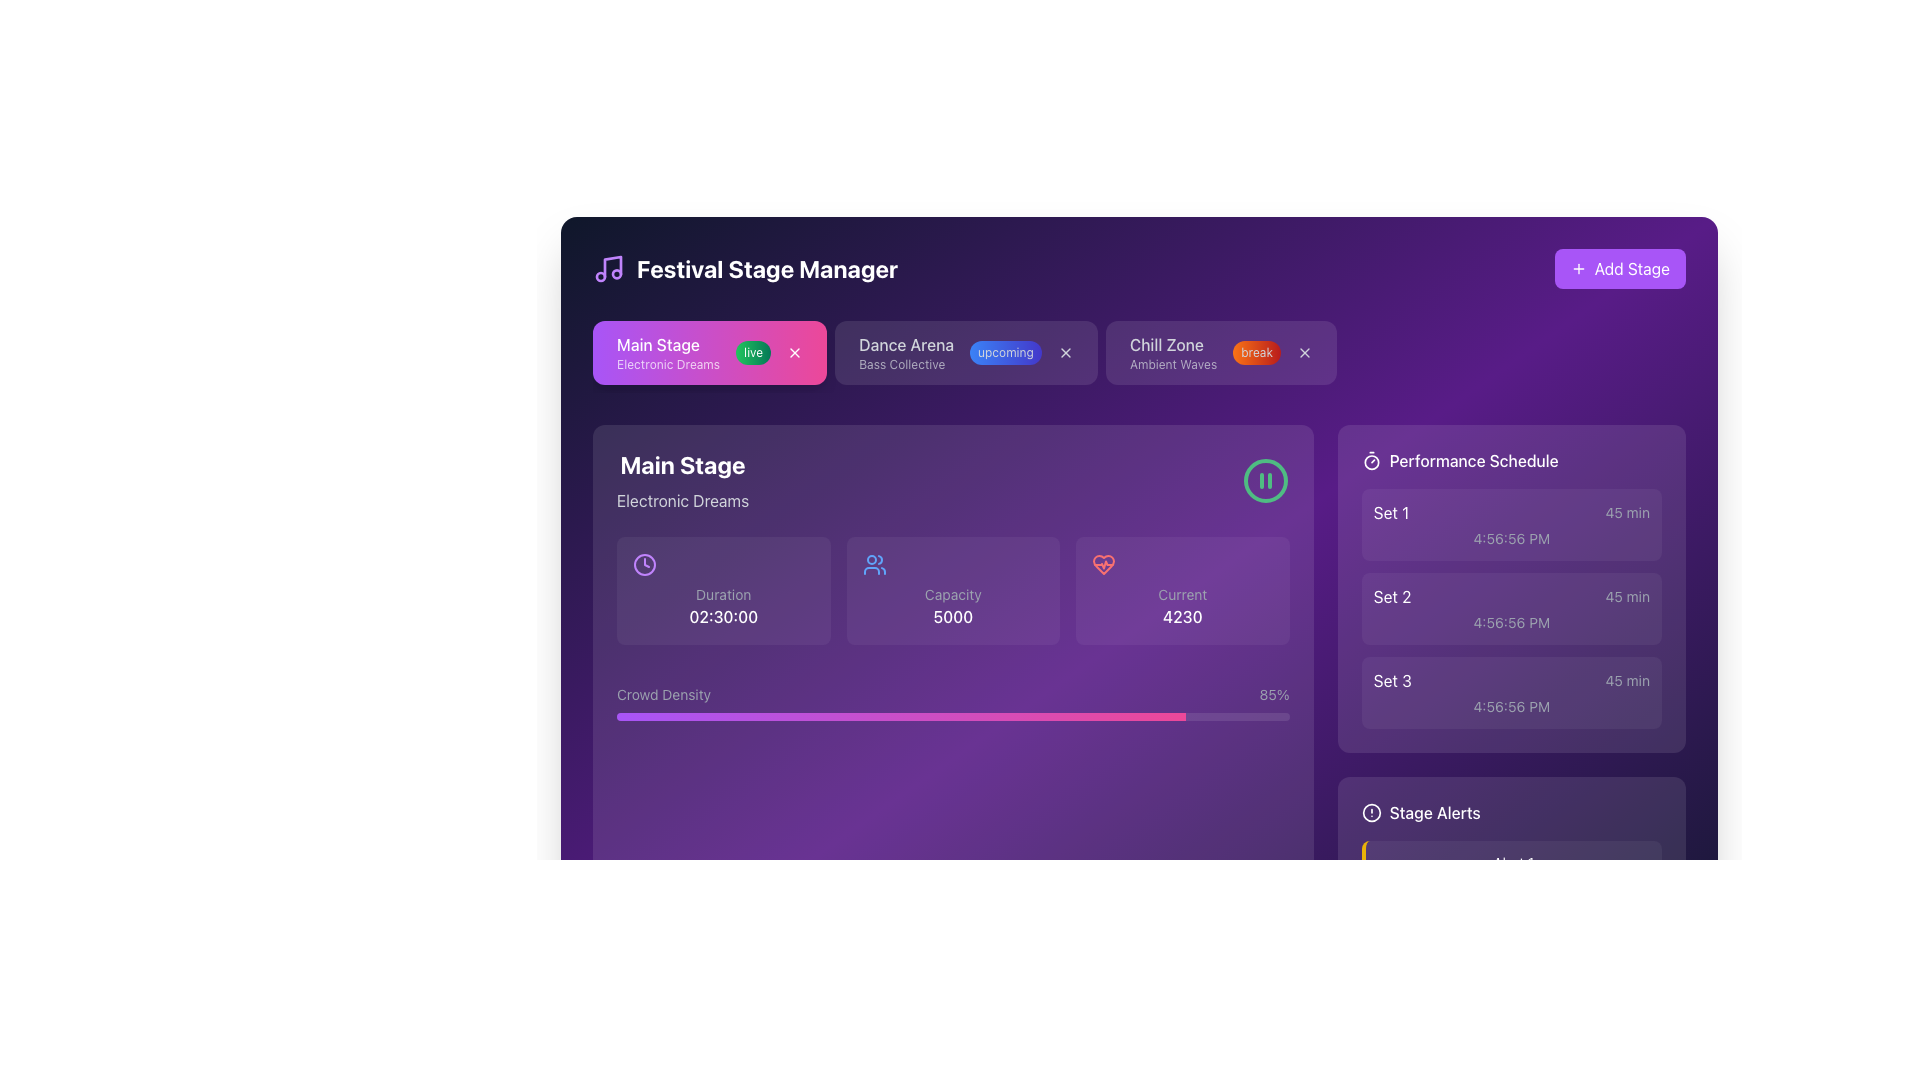  I want to click on the clock icon located in the leftmost sub-panel of the 'Main Stage' section, positioned above the 'Duration' label and before the numeric time '02:30:00', so click(644, 564).